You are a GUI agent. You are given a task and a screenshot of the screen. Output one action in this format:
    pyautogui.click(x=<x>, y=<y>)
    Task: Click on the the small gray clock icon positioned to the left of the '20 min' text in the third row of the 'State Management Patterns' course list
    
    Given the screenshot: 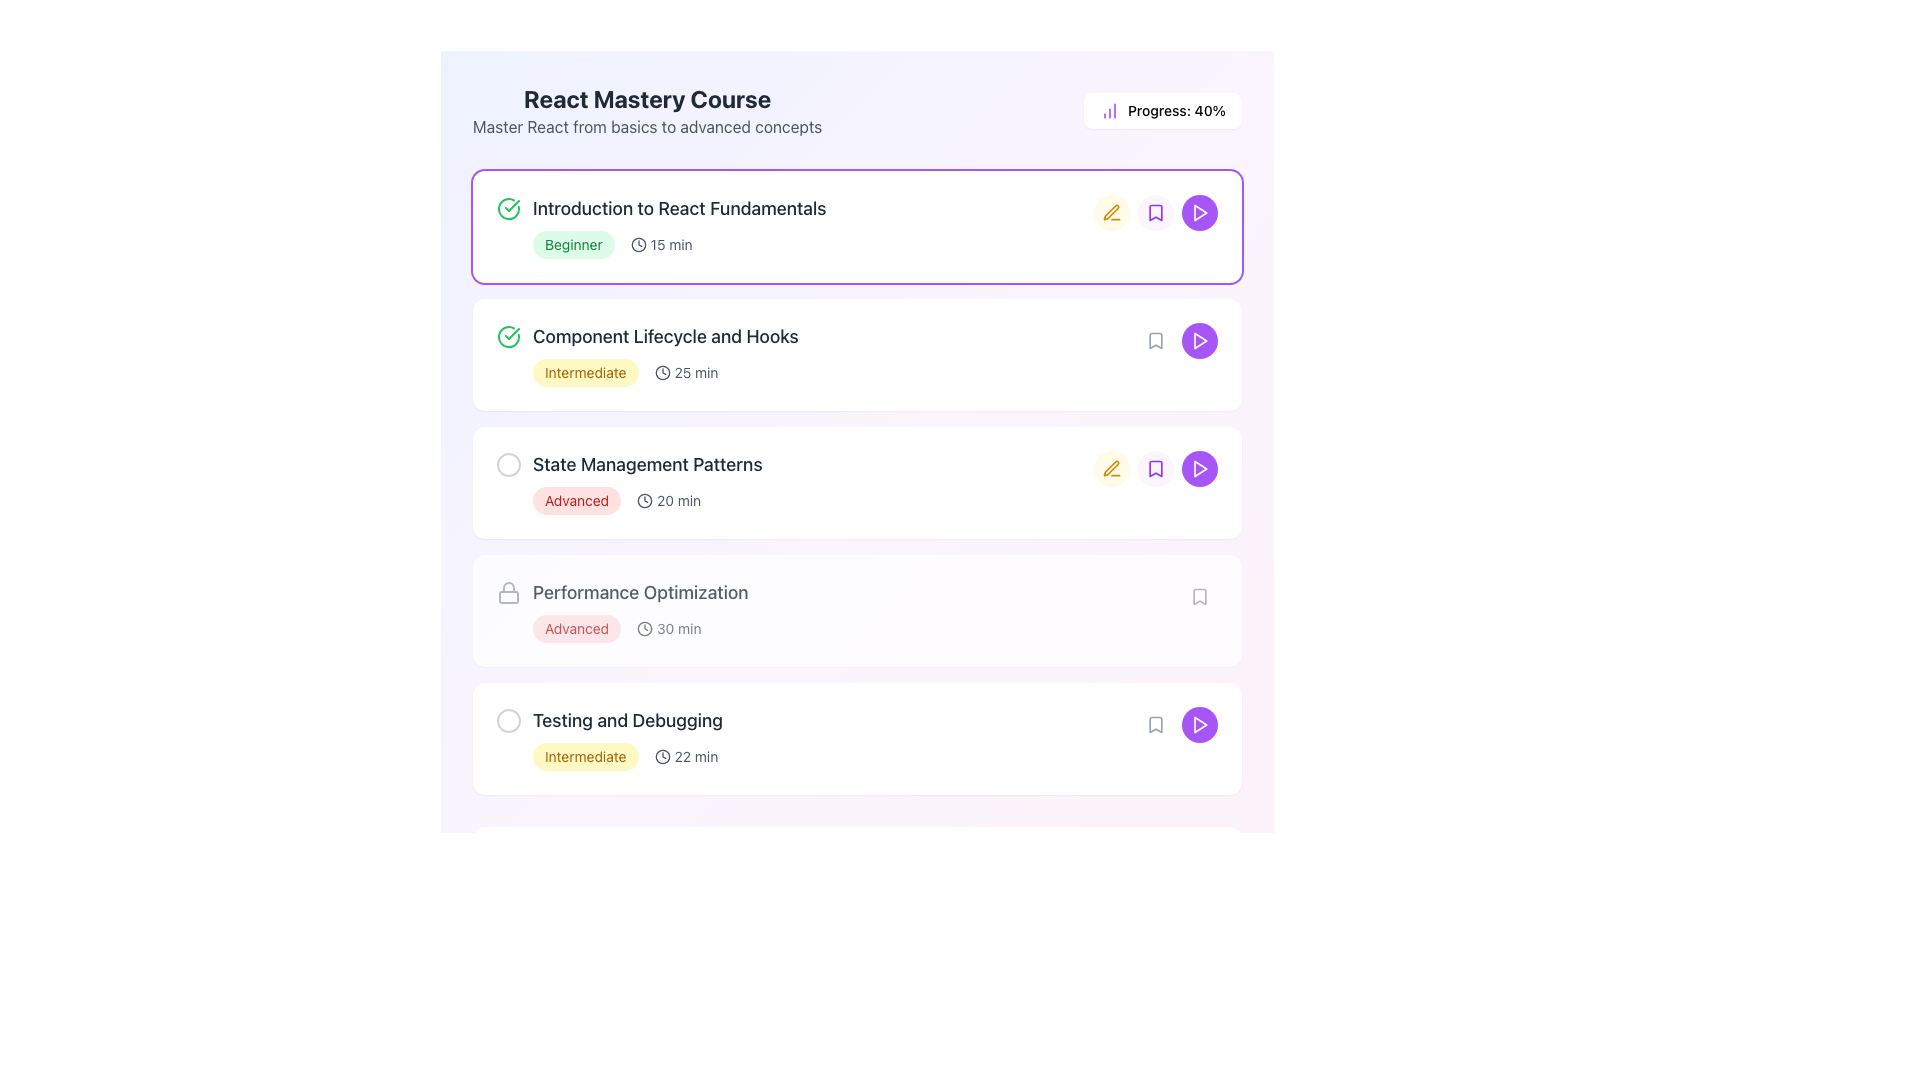 What is the action you would take?
    pyautogui.click(x=645, y=500)
    